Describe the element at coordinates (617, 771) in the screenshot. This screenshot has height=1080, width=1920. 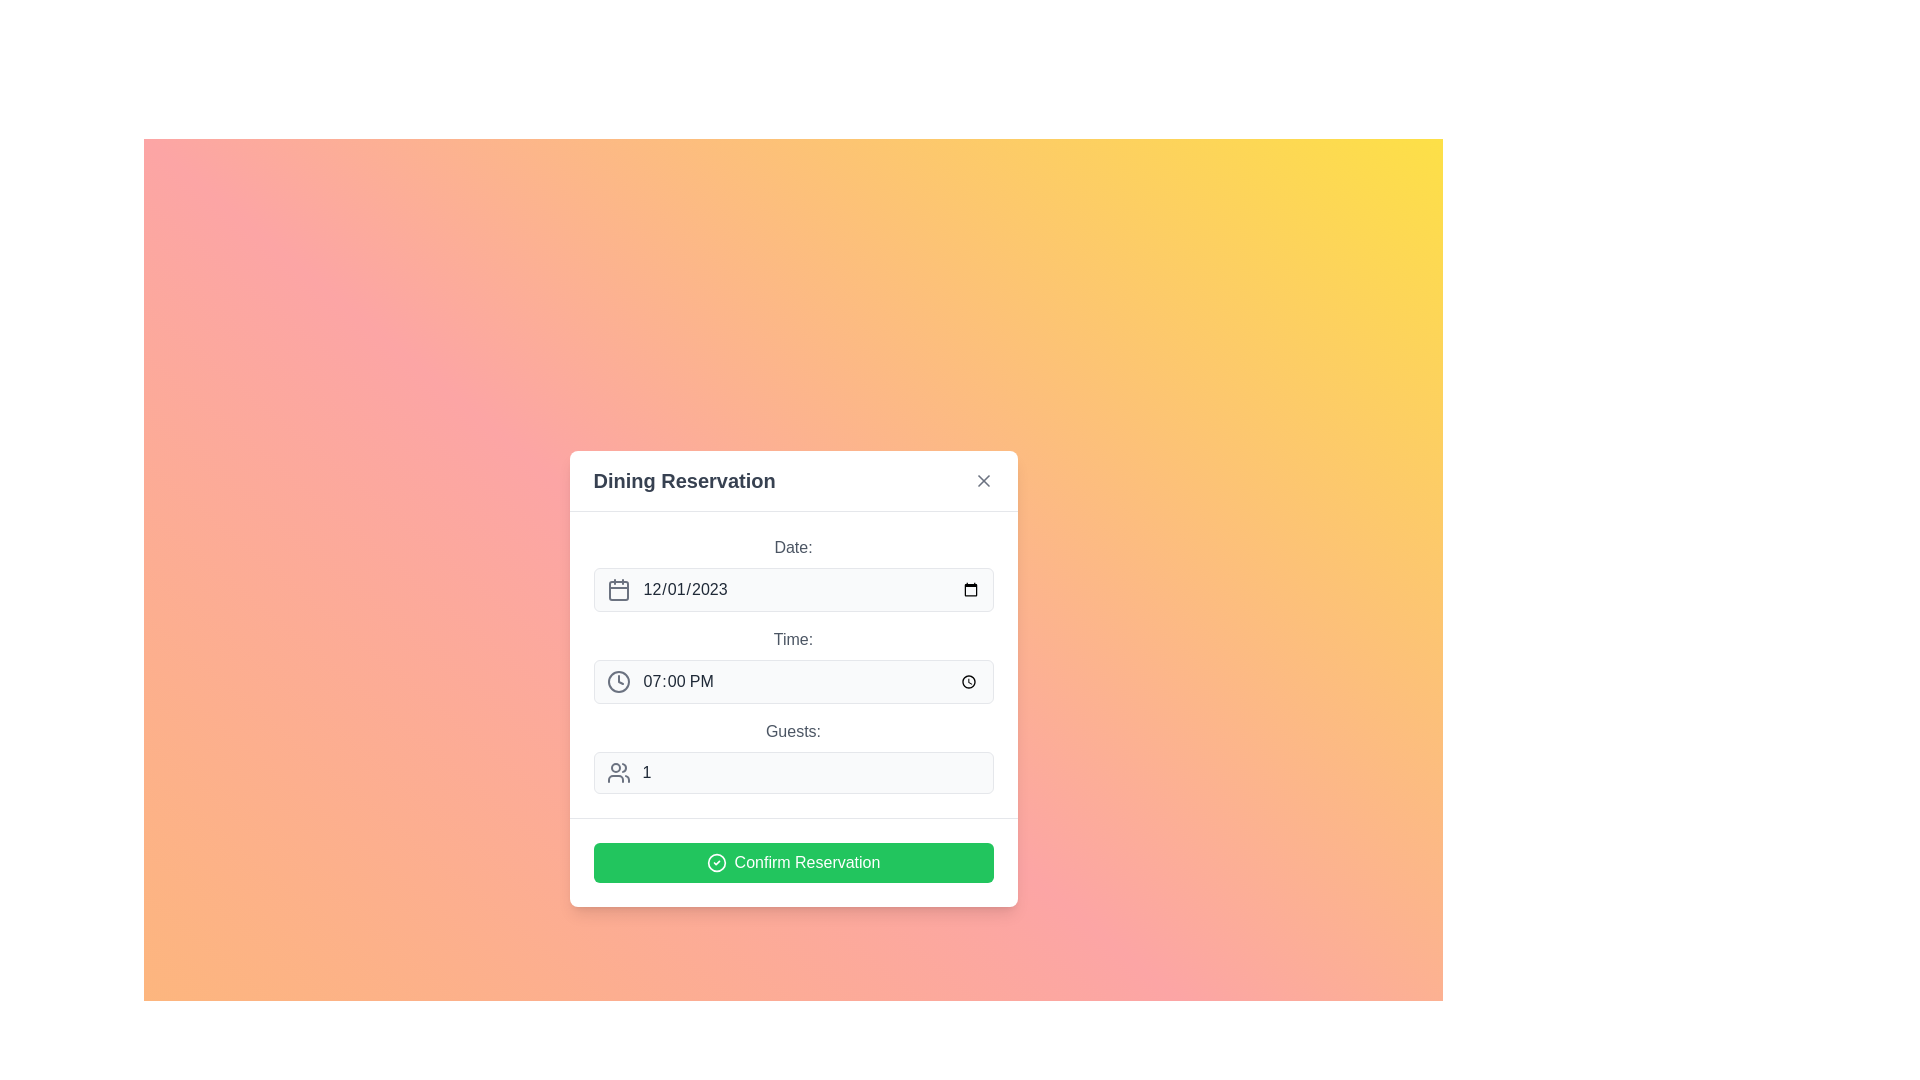
I see `the Guests icon located to the left of the numeric input field for specifying the number of guests in the reservation form` at that location.